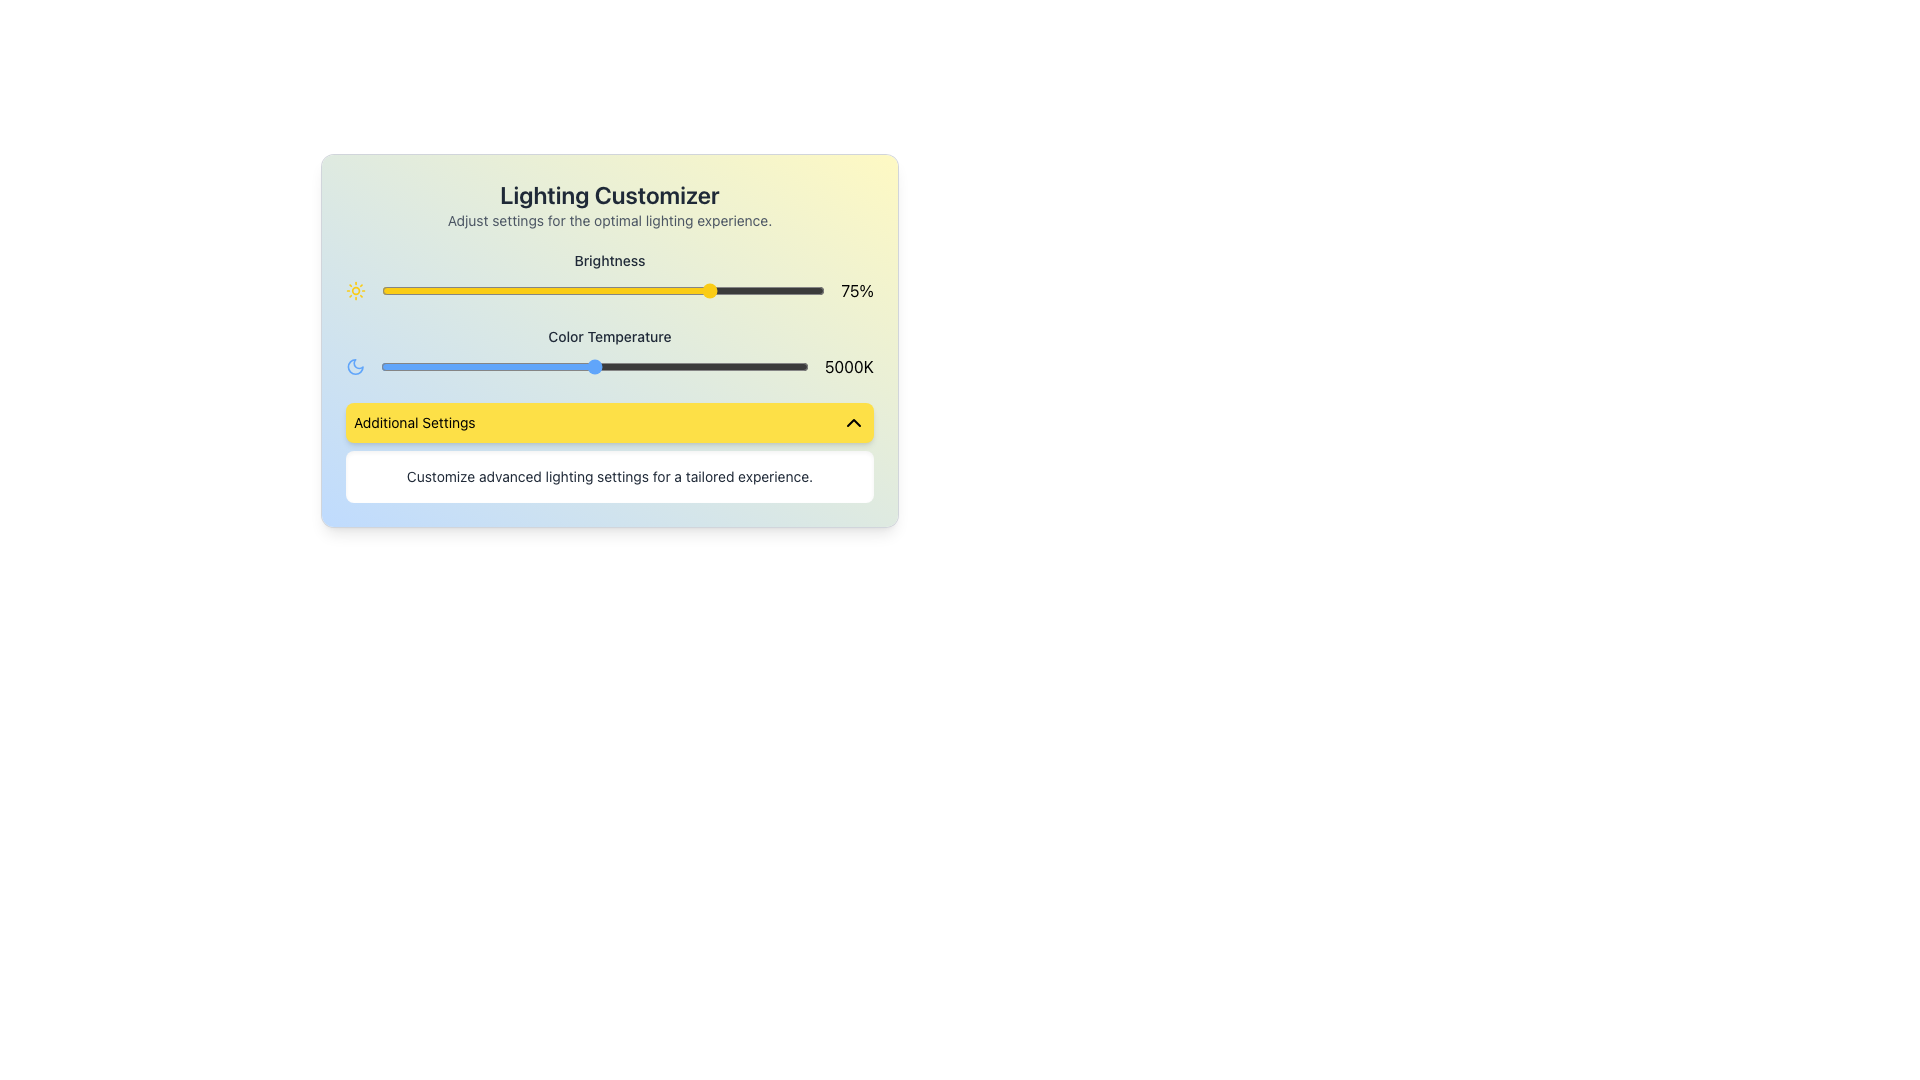 This screenshot has width=1920, height=1080. What do you see at coordinates (608, 477) in the screenshot?
I see `the static text that provides details about advanced lighting settings in the 'Lighting Customizer' interface, located below the 'Additional Settings' button` at bounding box center [608, 477].